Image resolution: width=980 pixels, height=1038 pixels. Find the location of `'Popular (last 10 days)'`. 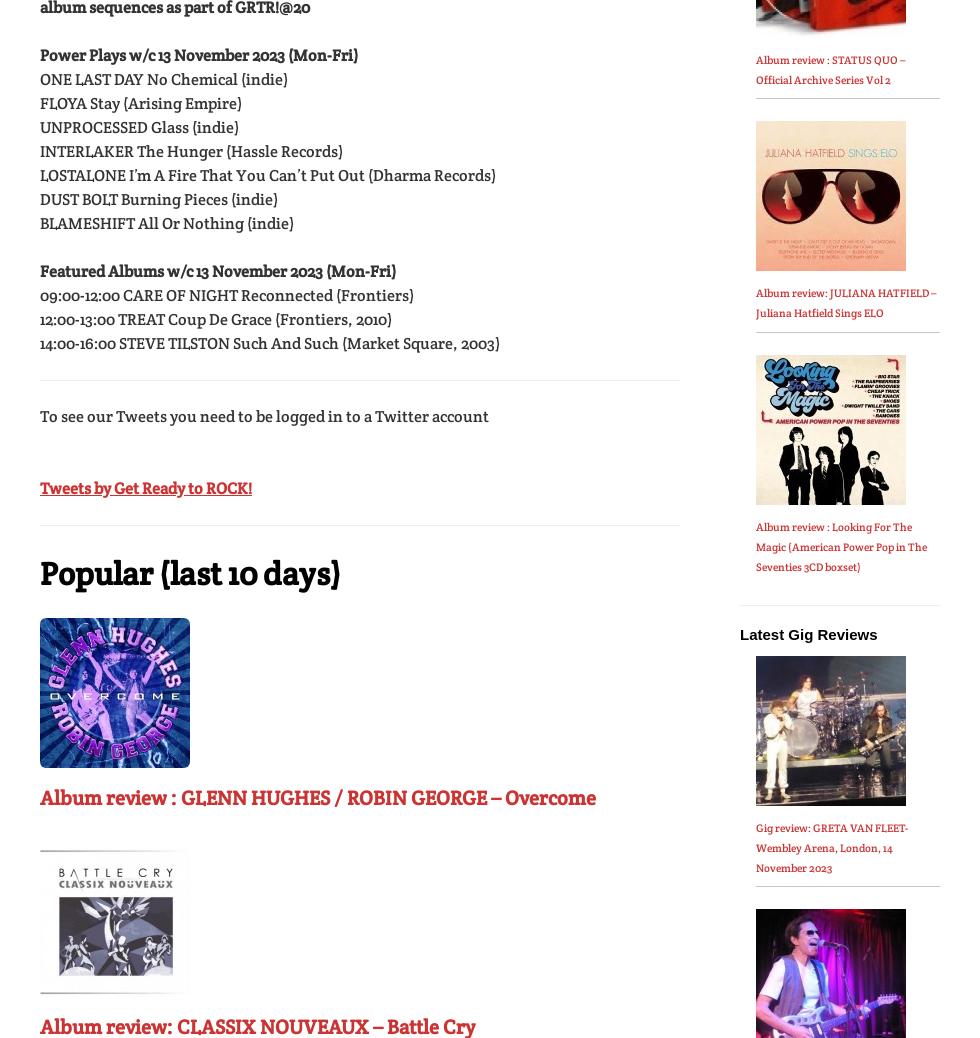

'Popular (last 10 days)' is located at coordinates (190, 571).